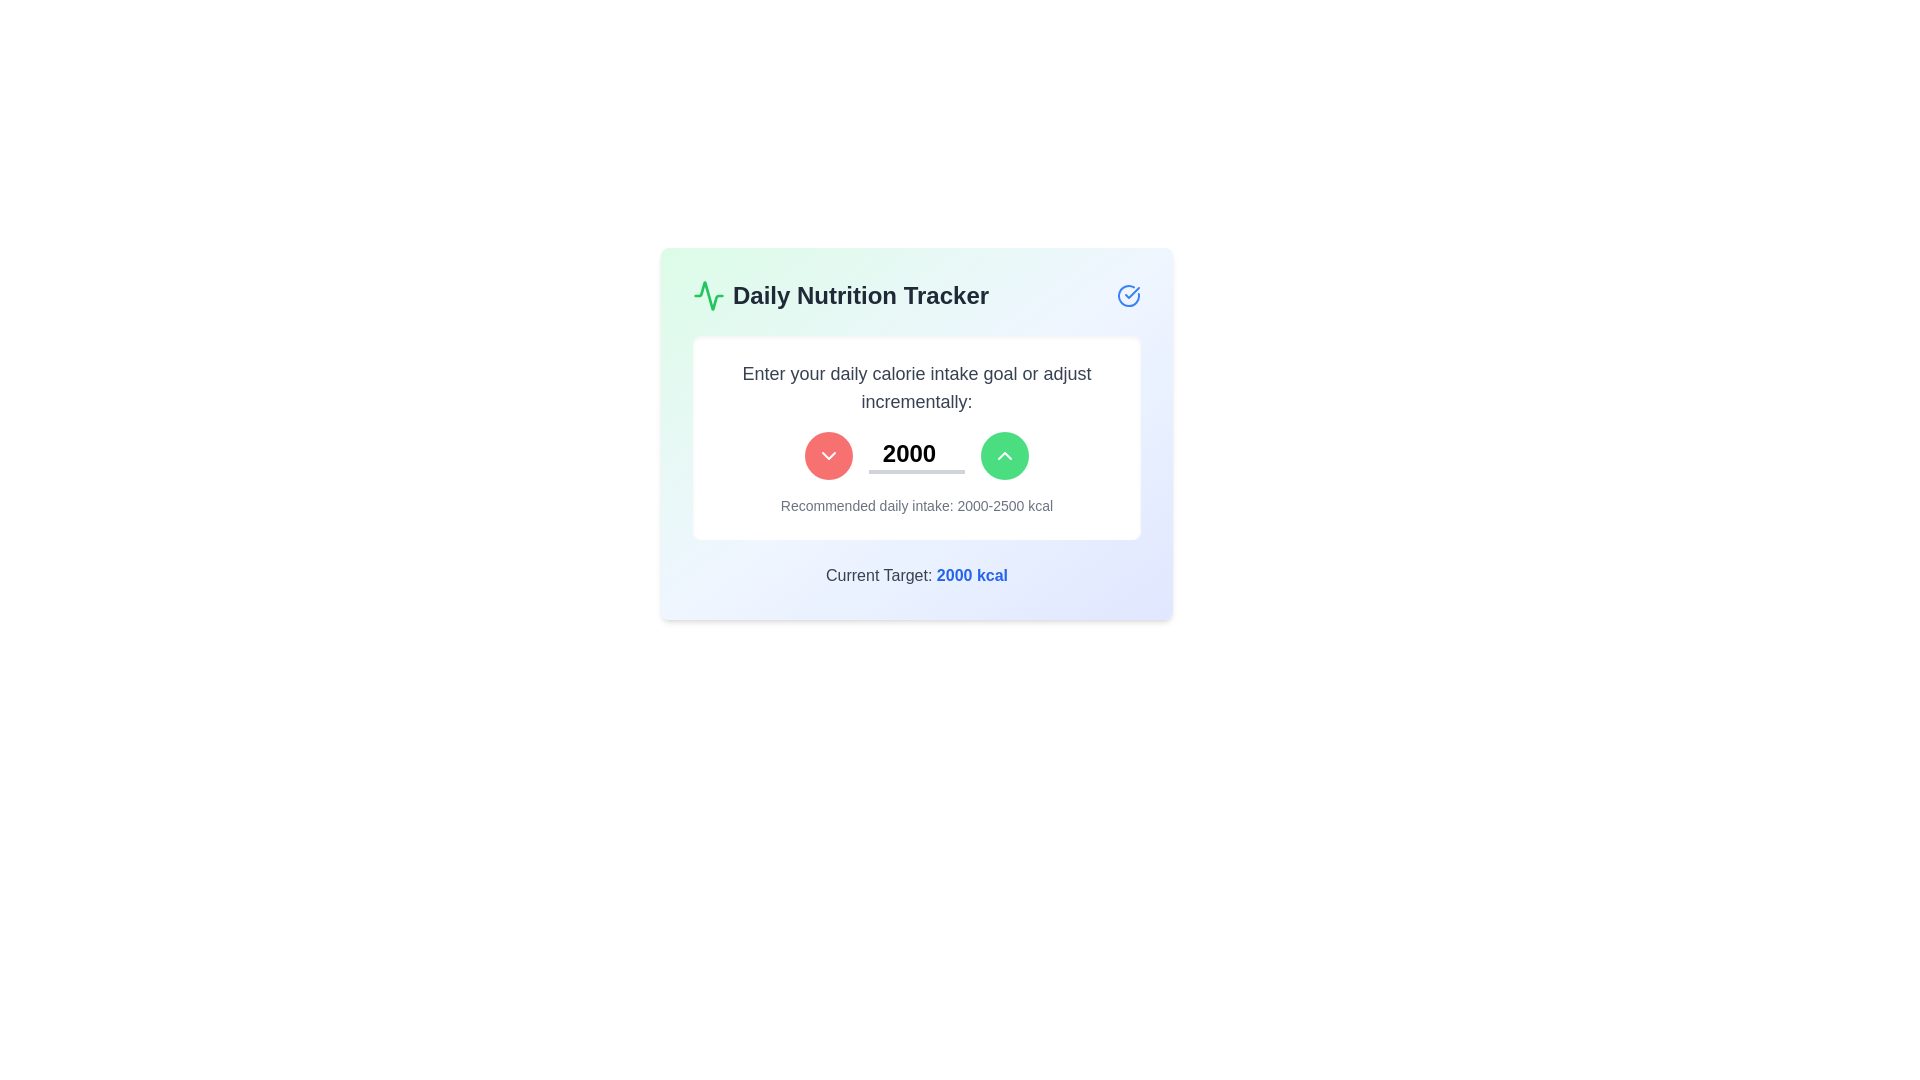 The width and height of the screenshot is (1920, 1080). What do you see at coordinates (1128, 296) in the screenshot?
I see `the blue circular icon with a check mark inside, located at the top-right corner of the 'Daily Nutrition Tracker' card` at bounding box center [1128, 296].